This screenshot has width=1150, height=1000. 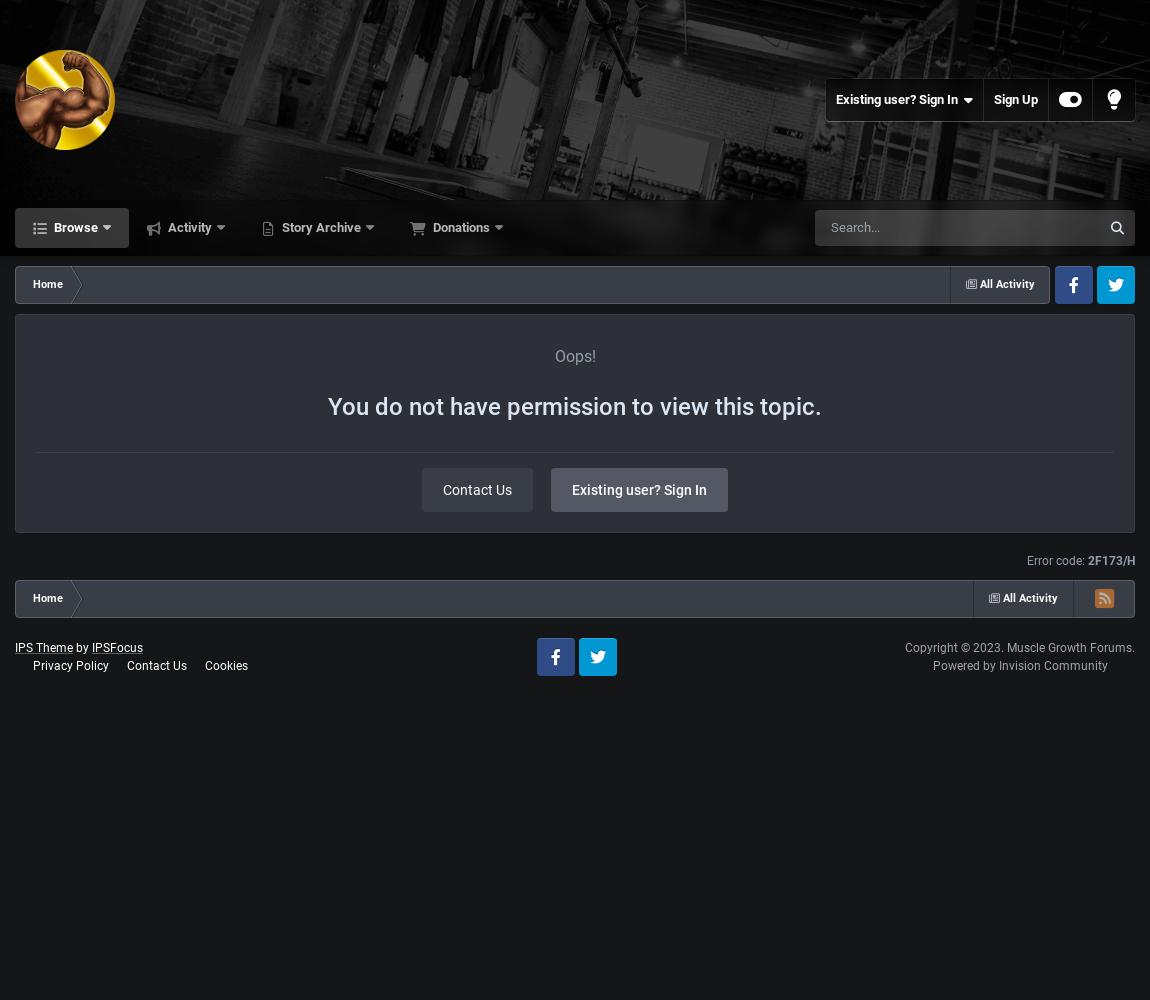 I want to click on 'Powered by Invision Community', so click(x=931, y=665).